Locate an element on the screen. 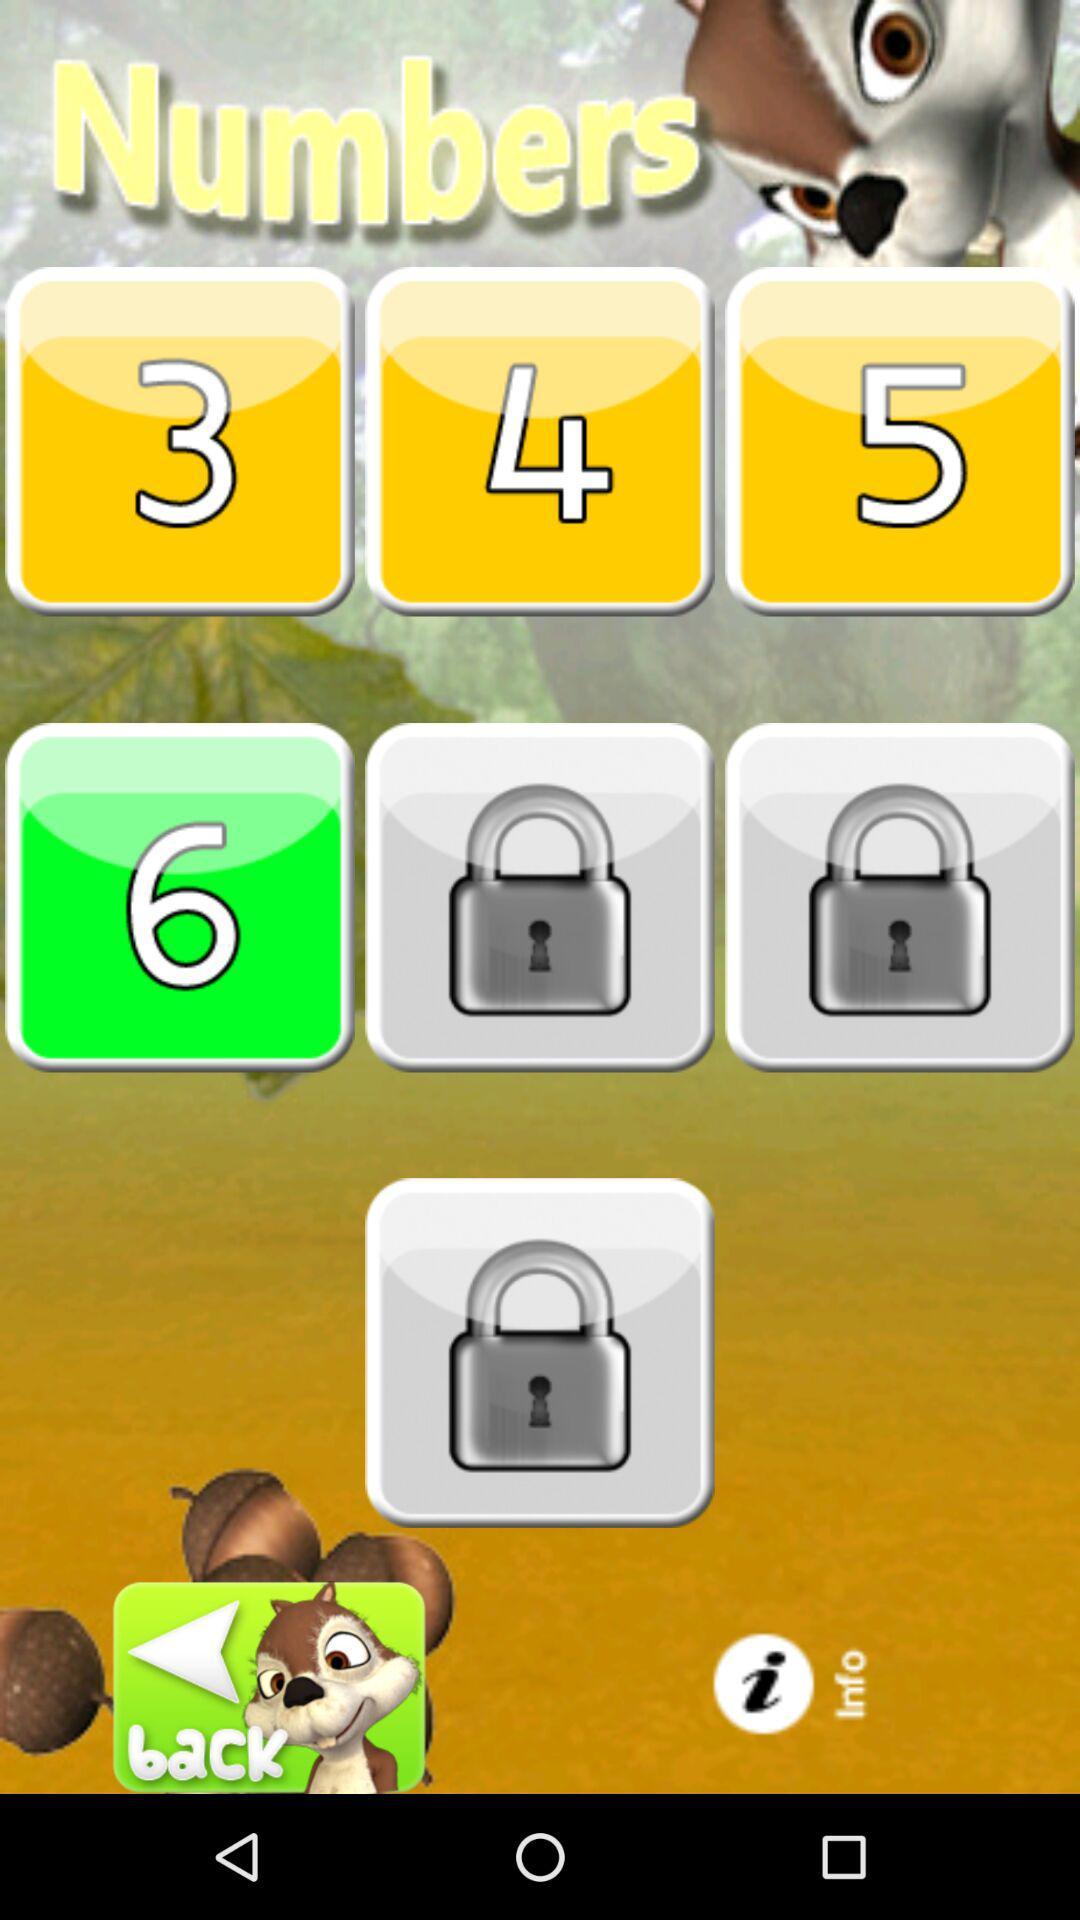  number four is located at coordinates (540, 440).